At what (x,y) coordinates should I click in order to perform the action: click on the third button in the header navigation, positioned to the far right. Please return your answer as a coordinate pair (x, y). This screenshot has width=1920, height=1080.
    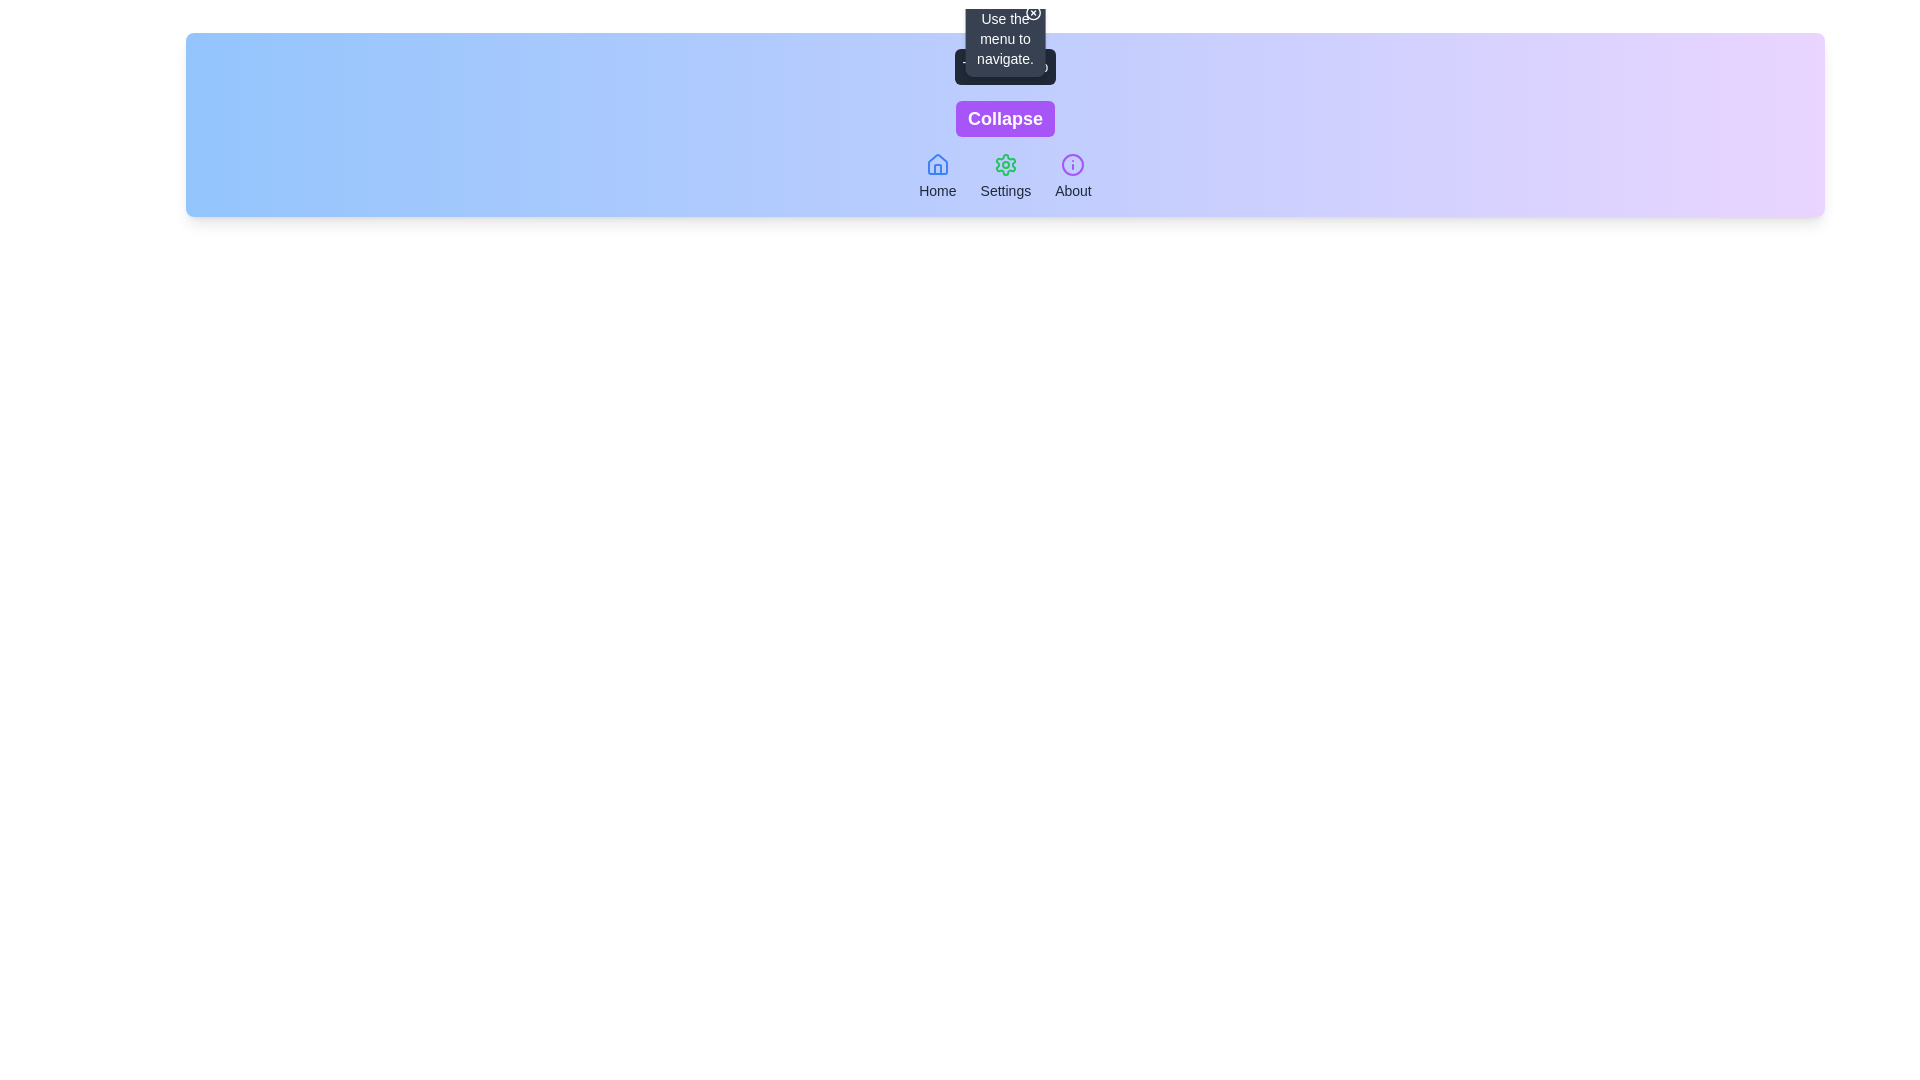
    Looking at the image, I should click on (1072, 176).